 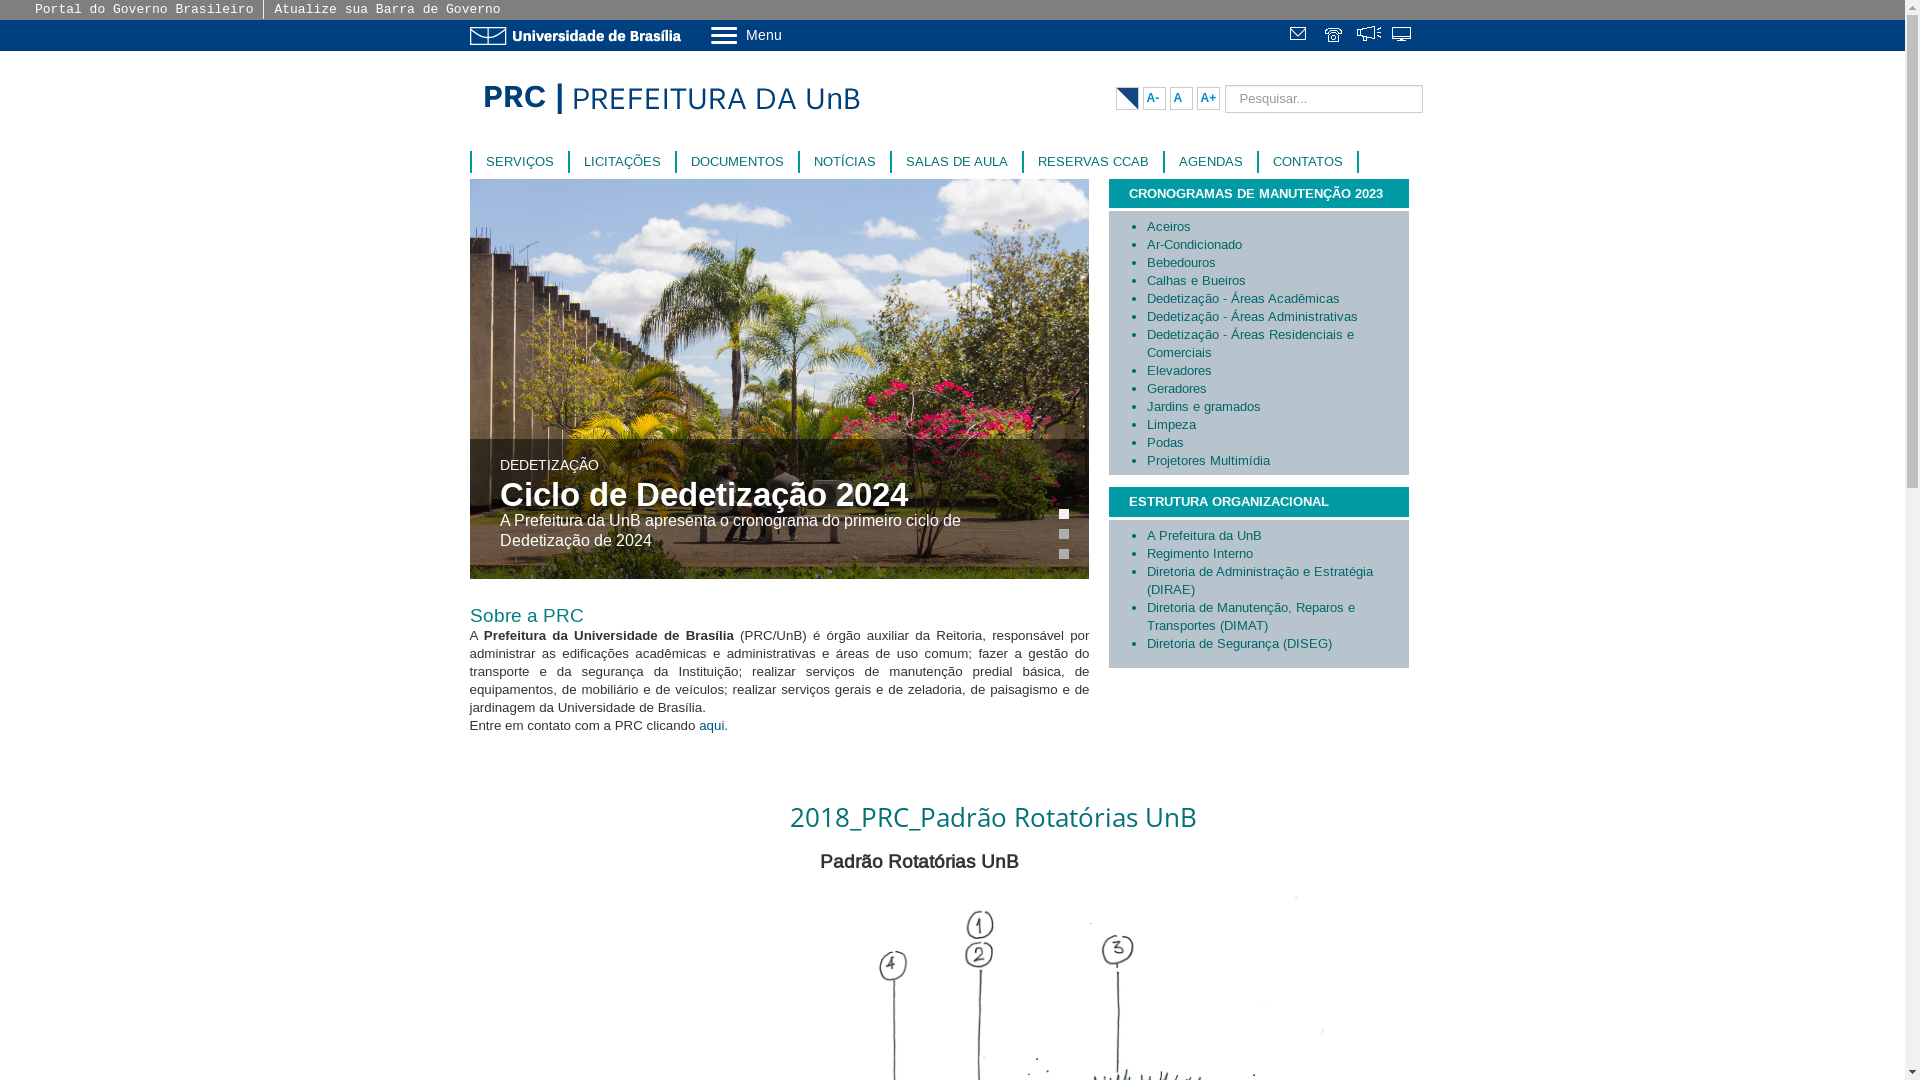 I want to click on 'SALAS DE AULA', so click(x=955, y=161).